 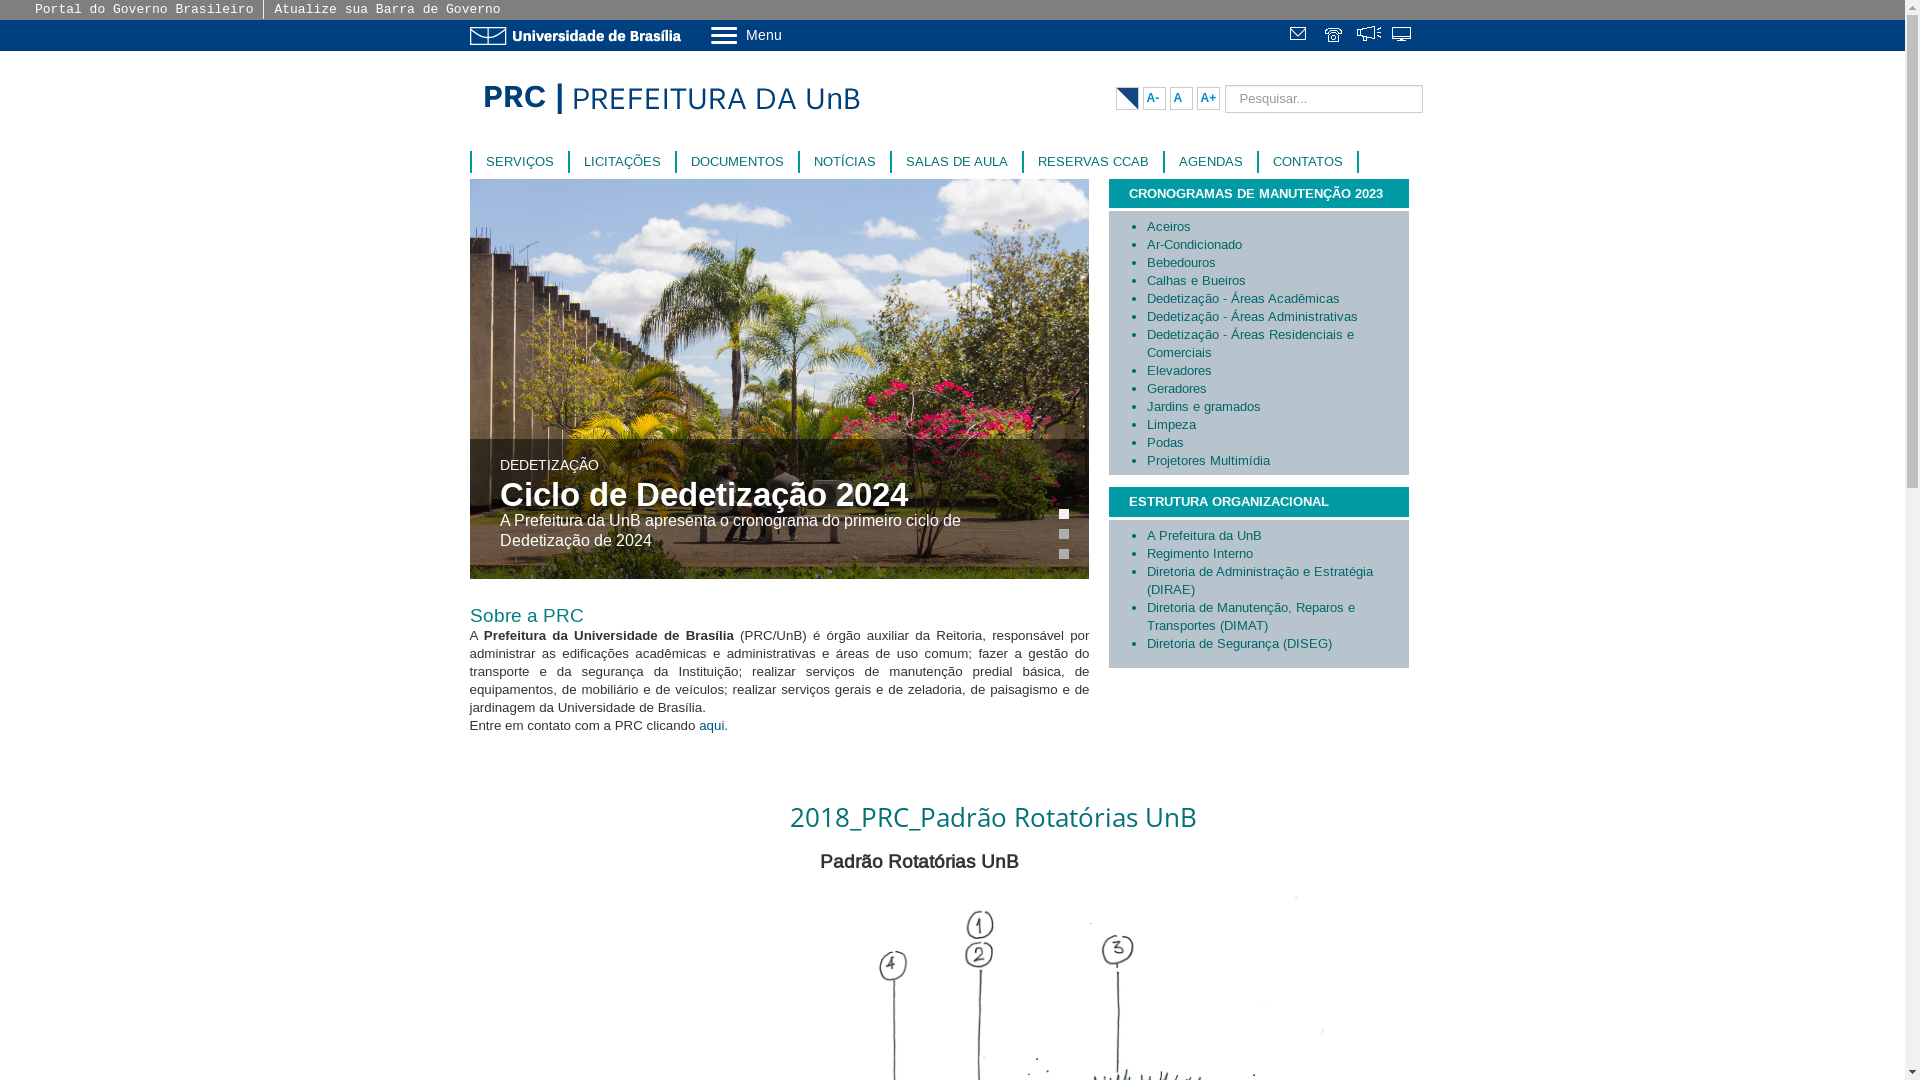 I want to click on 'SALAS DE AULA', so click(x=955, y=161).